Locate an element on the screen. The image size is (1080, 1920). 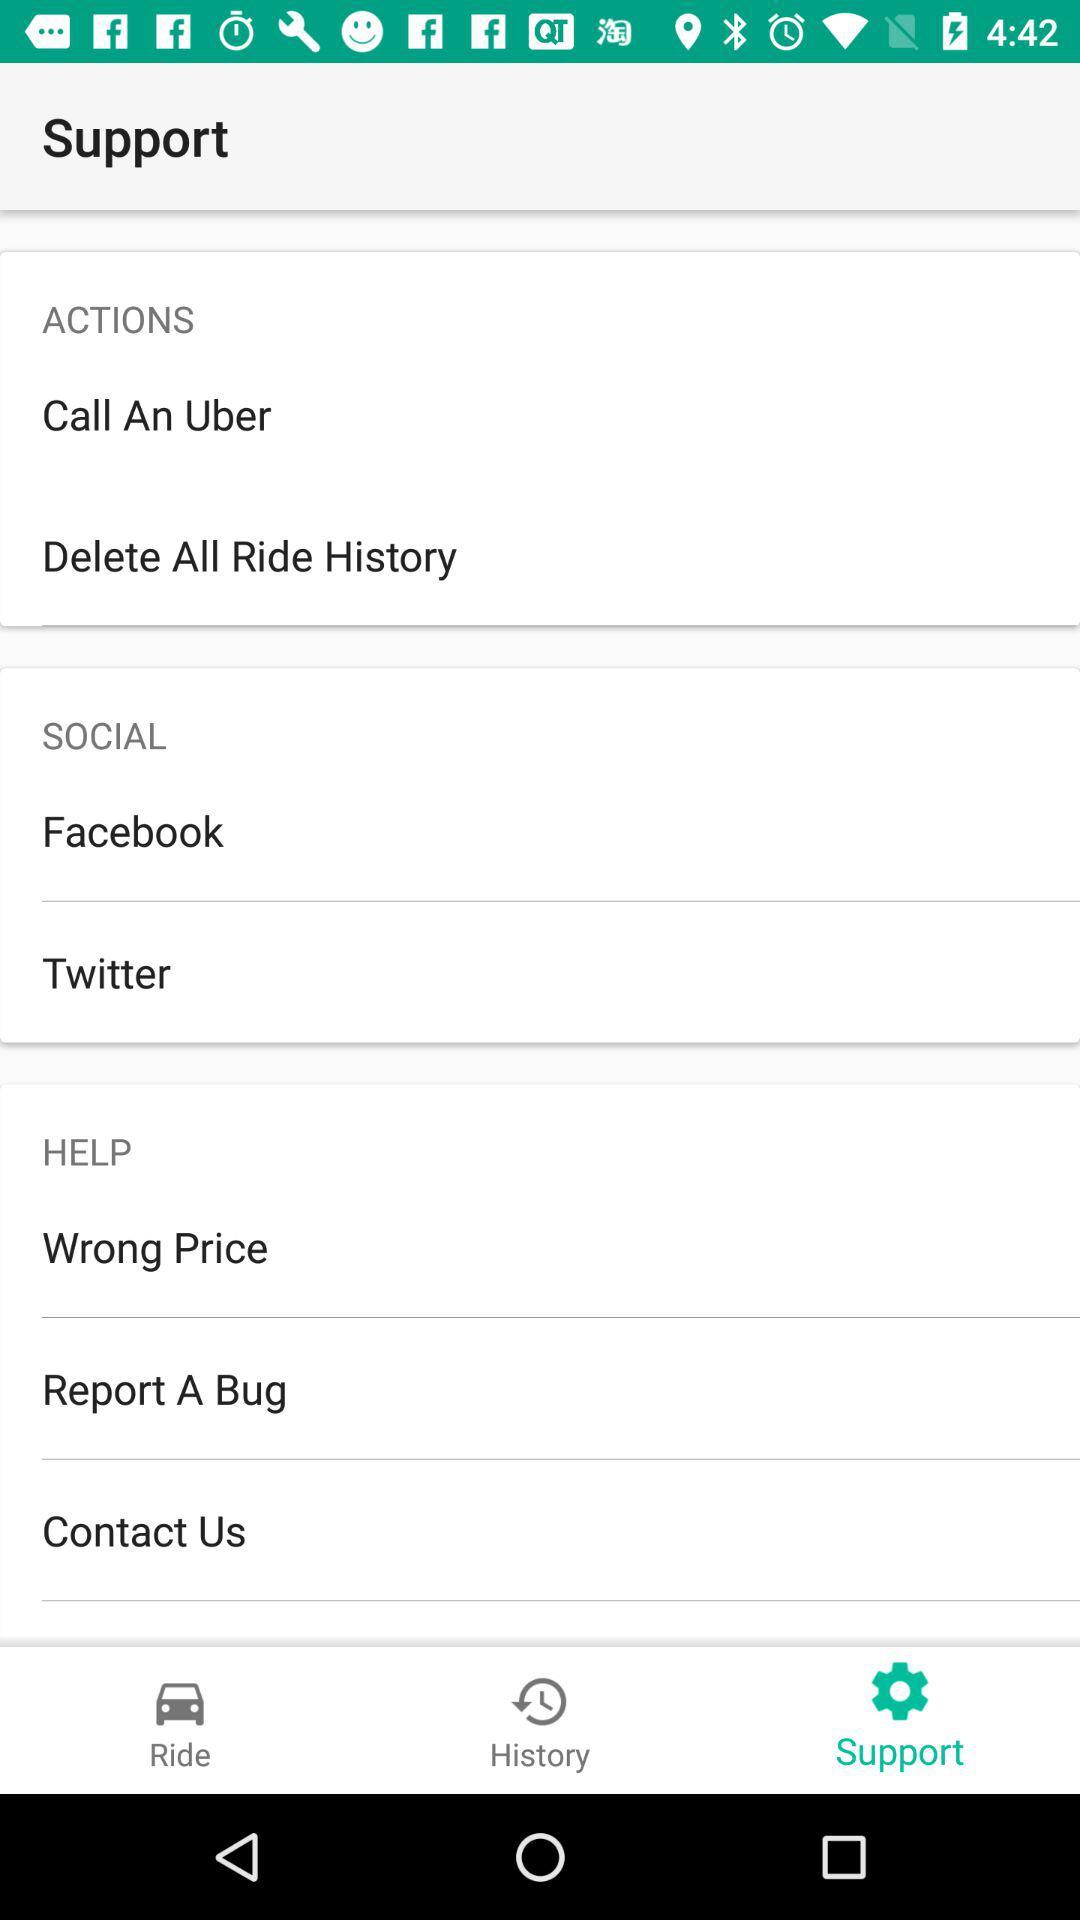
the delete all ride icon is located at coordinates (540, 555).